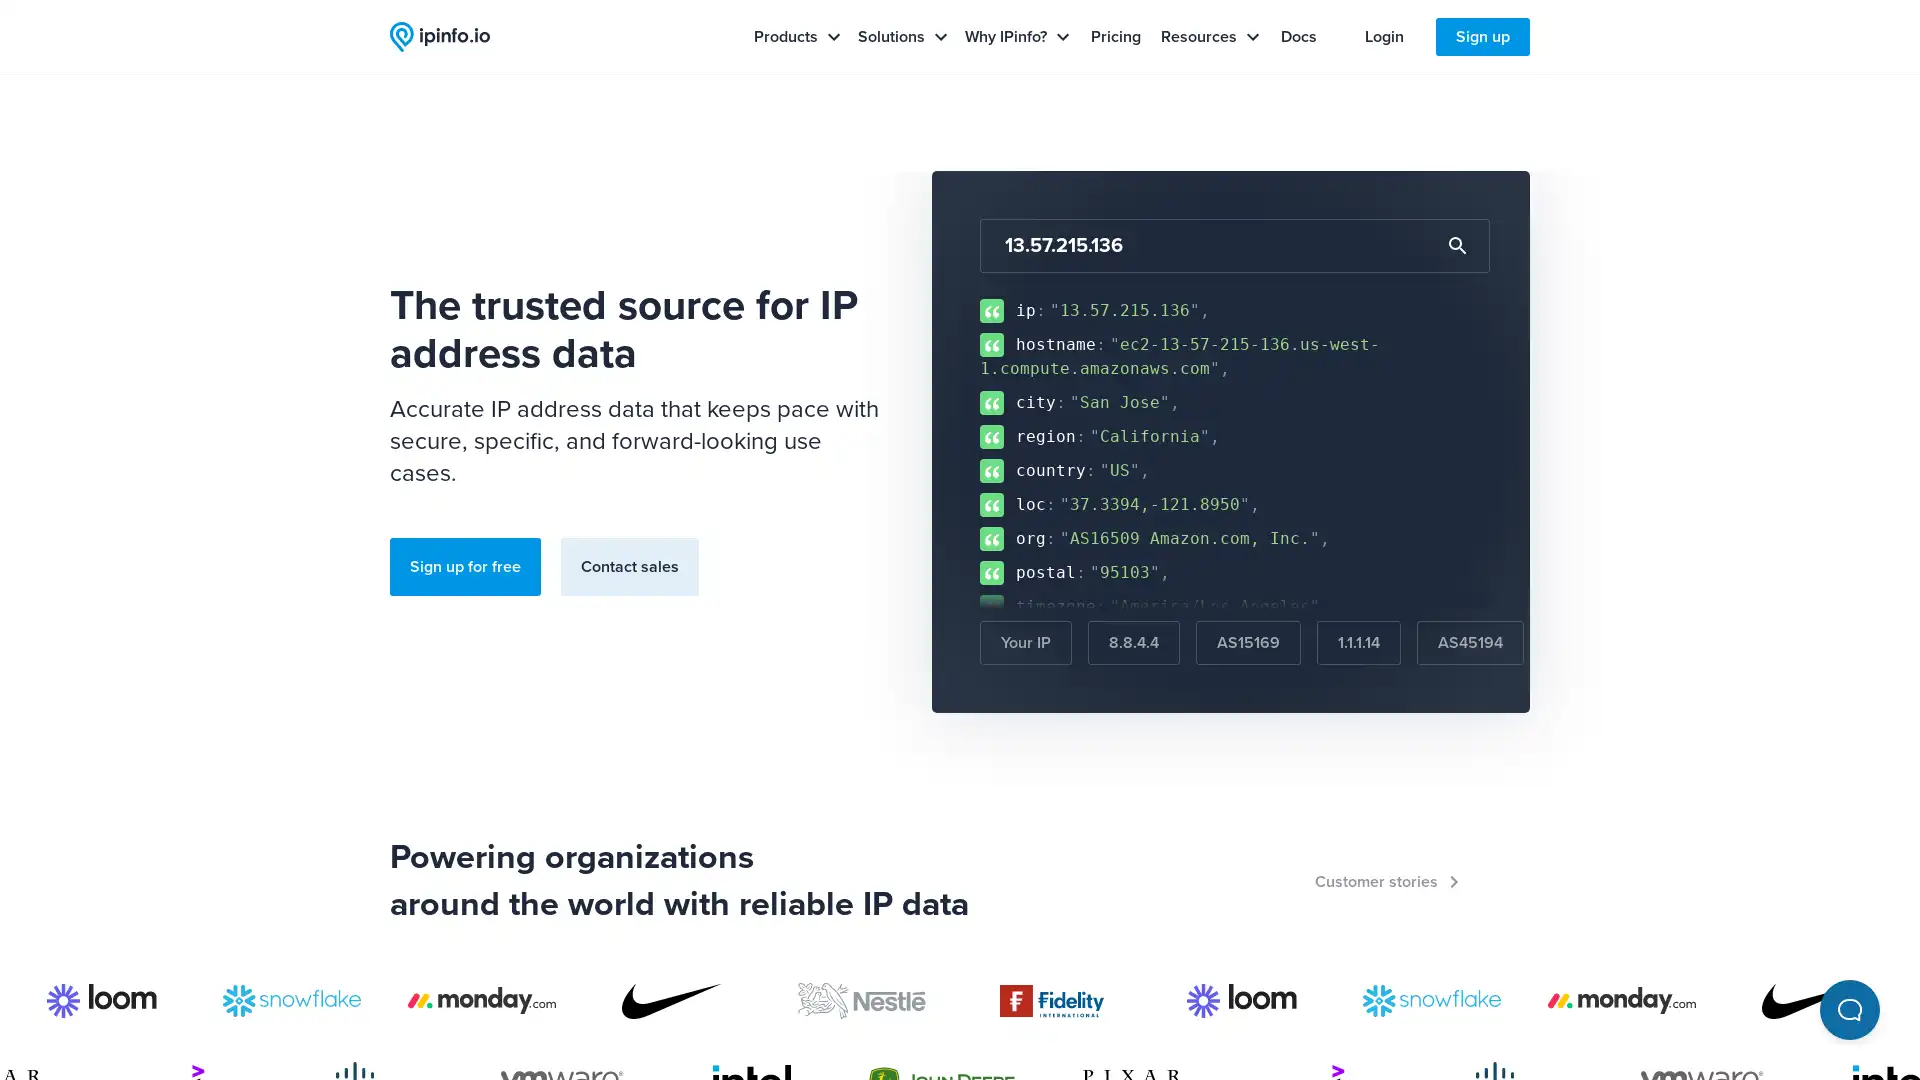 The width and height of the screenshot is (1920, 1080). Describe the element at coordinates (1358, 643) in the screenshot. I see `1.1.1.14` at that location.